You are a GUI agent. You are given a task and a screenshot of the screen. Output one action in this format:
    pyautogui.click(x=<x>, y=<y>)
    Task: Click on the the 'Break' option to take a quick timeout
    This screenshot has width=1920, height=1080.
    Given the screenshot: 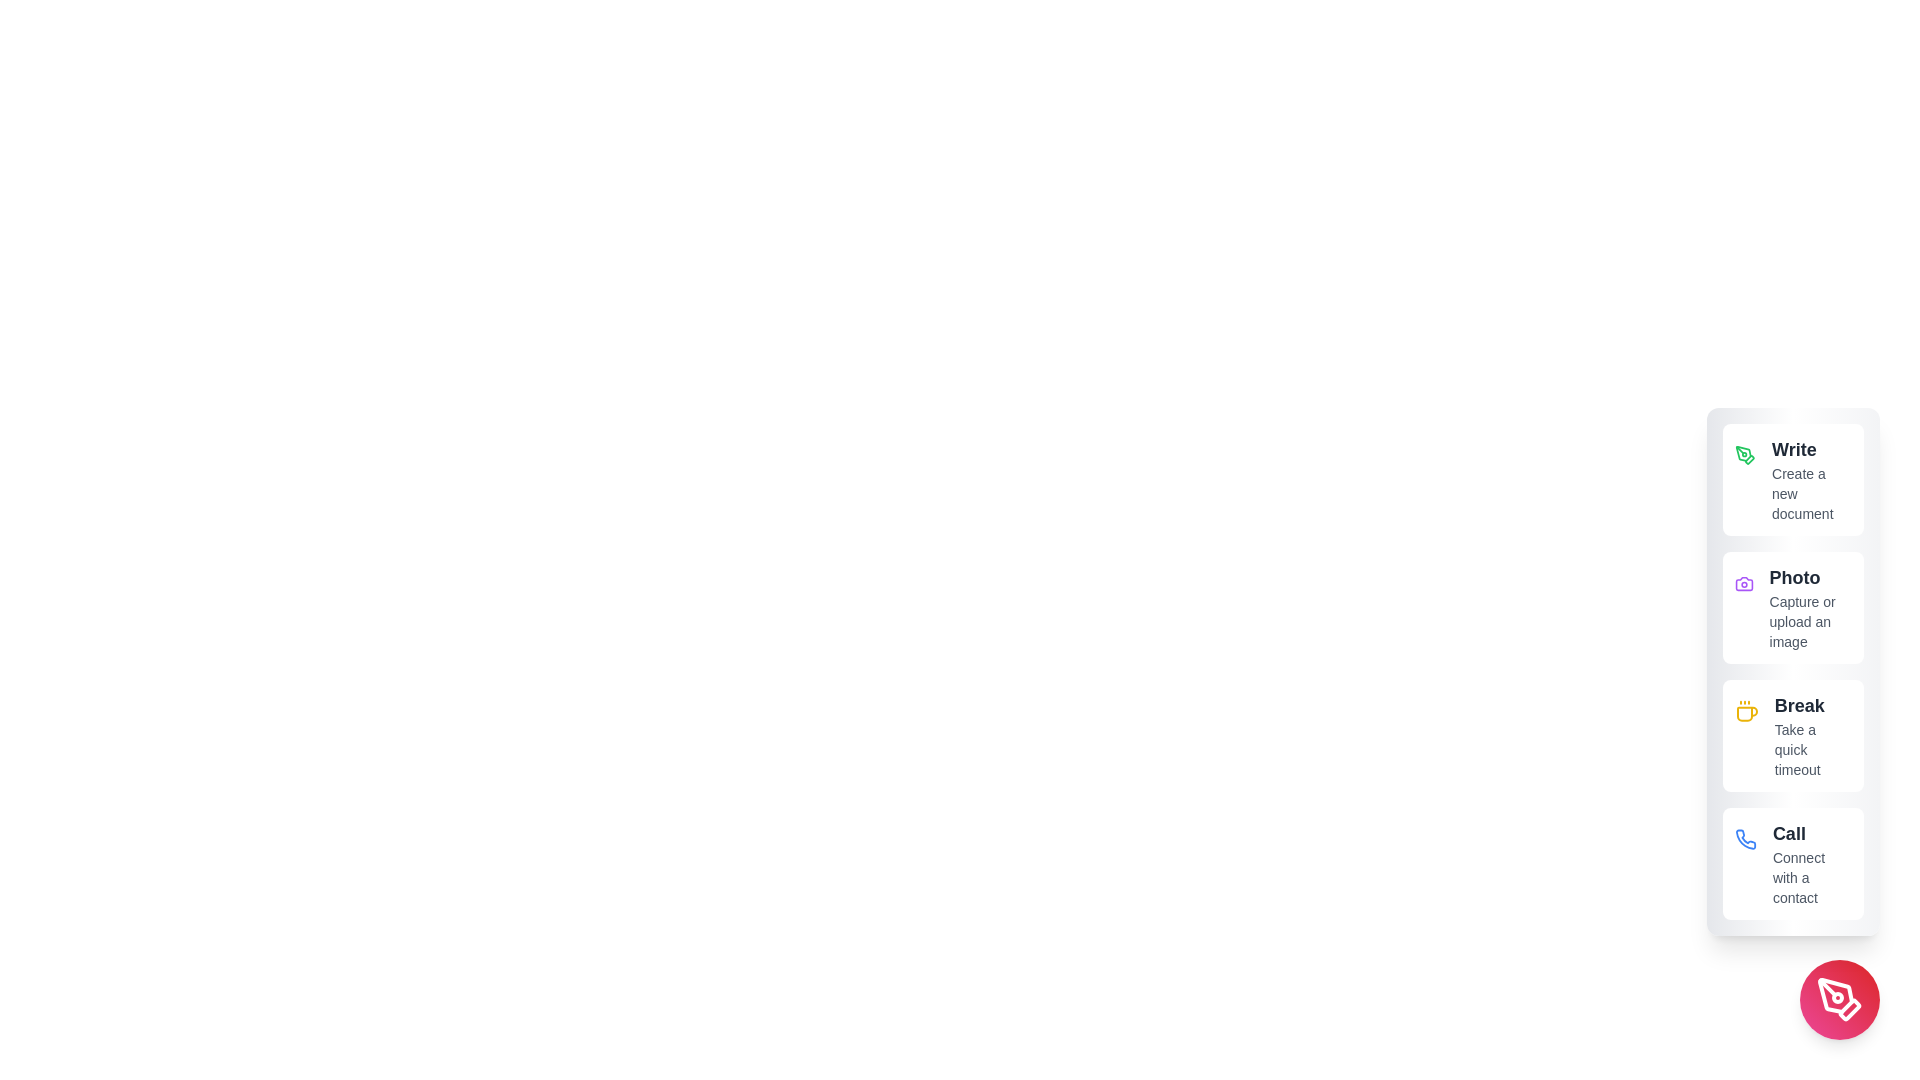 What is the action you would take?
    pyautogui.click(x=1793, y=736)
    